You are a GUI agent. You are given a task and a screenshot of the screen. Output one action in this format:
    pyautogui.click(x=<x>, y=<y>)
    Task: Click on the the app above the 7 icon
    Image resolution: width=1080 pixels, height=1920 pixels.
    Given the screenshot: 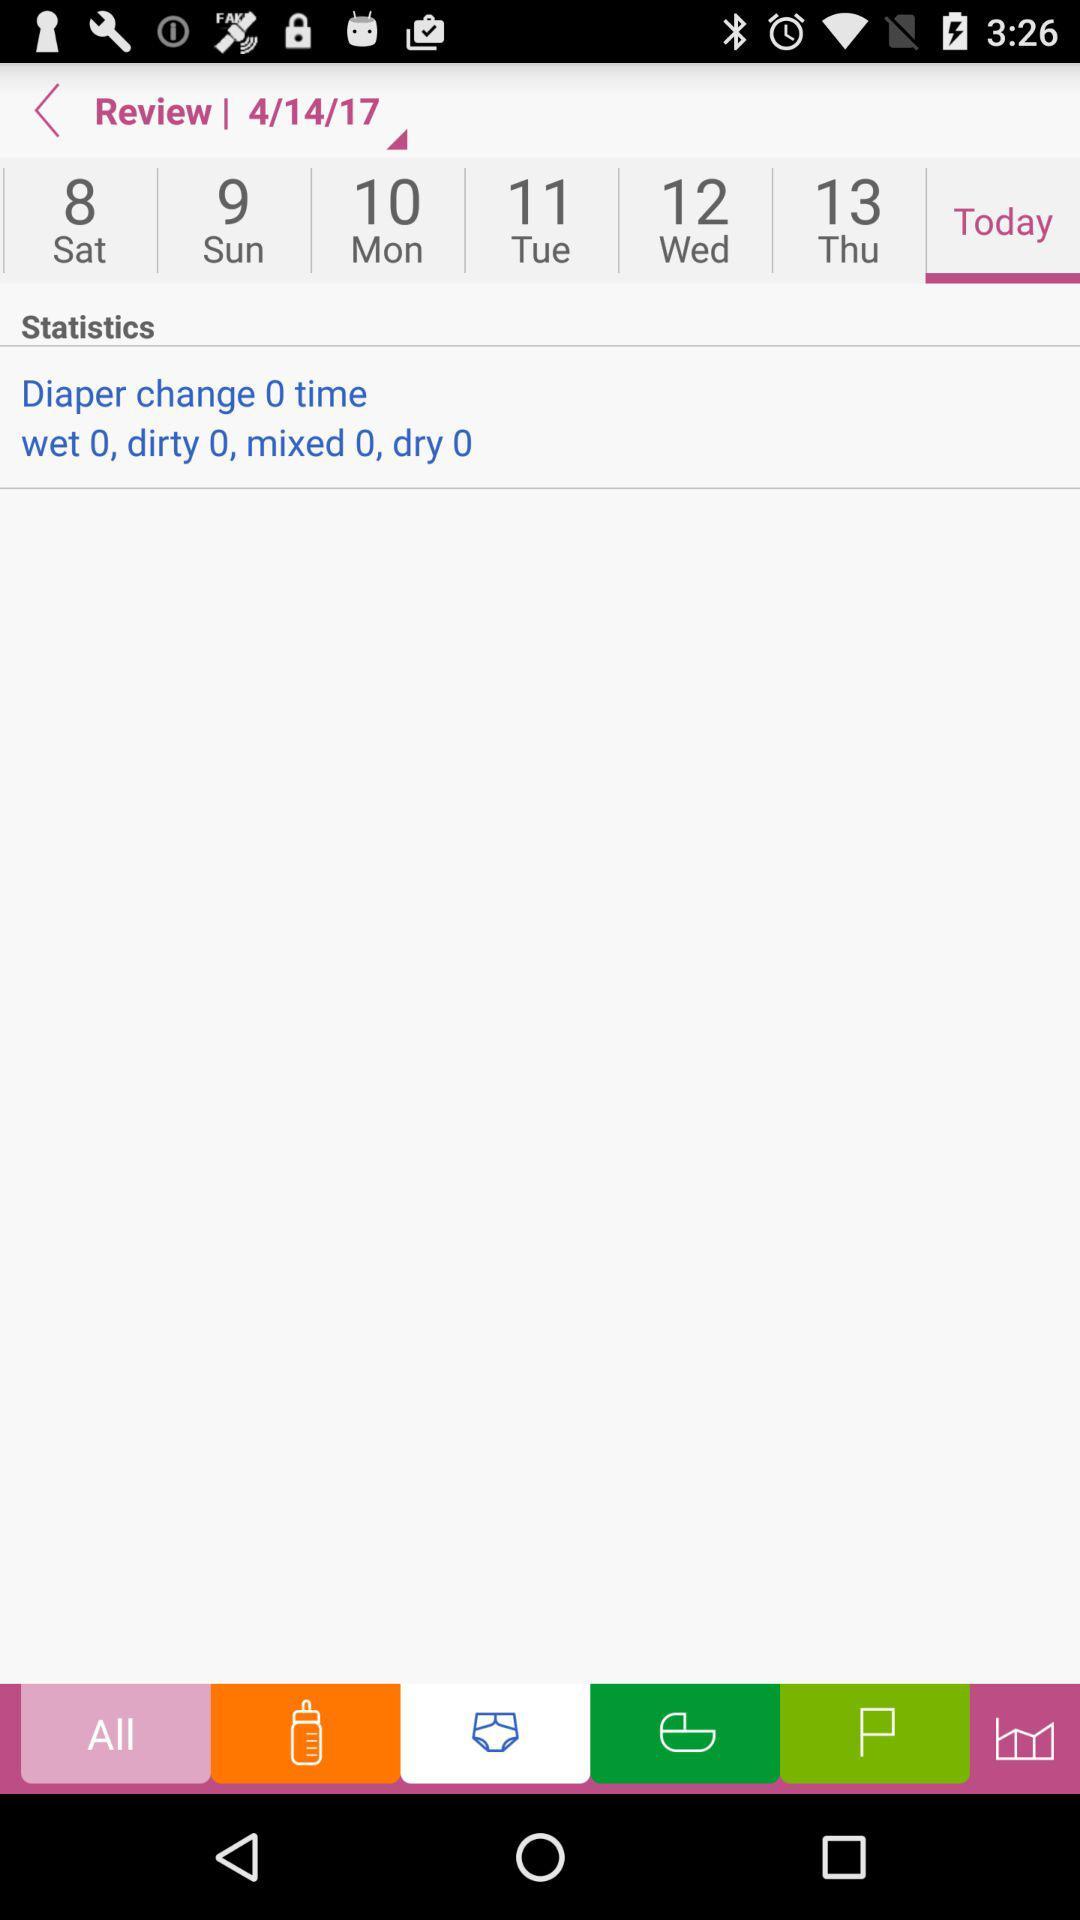 What is the action you would take?
    pyautogui.click(x=46, y=109)
    